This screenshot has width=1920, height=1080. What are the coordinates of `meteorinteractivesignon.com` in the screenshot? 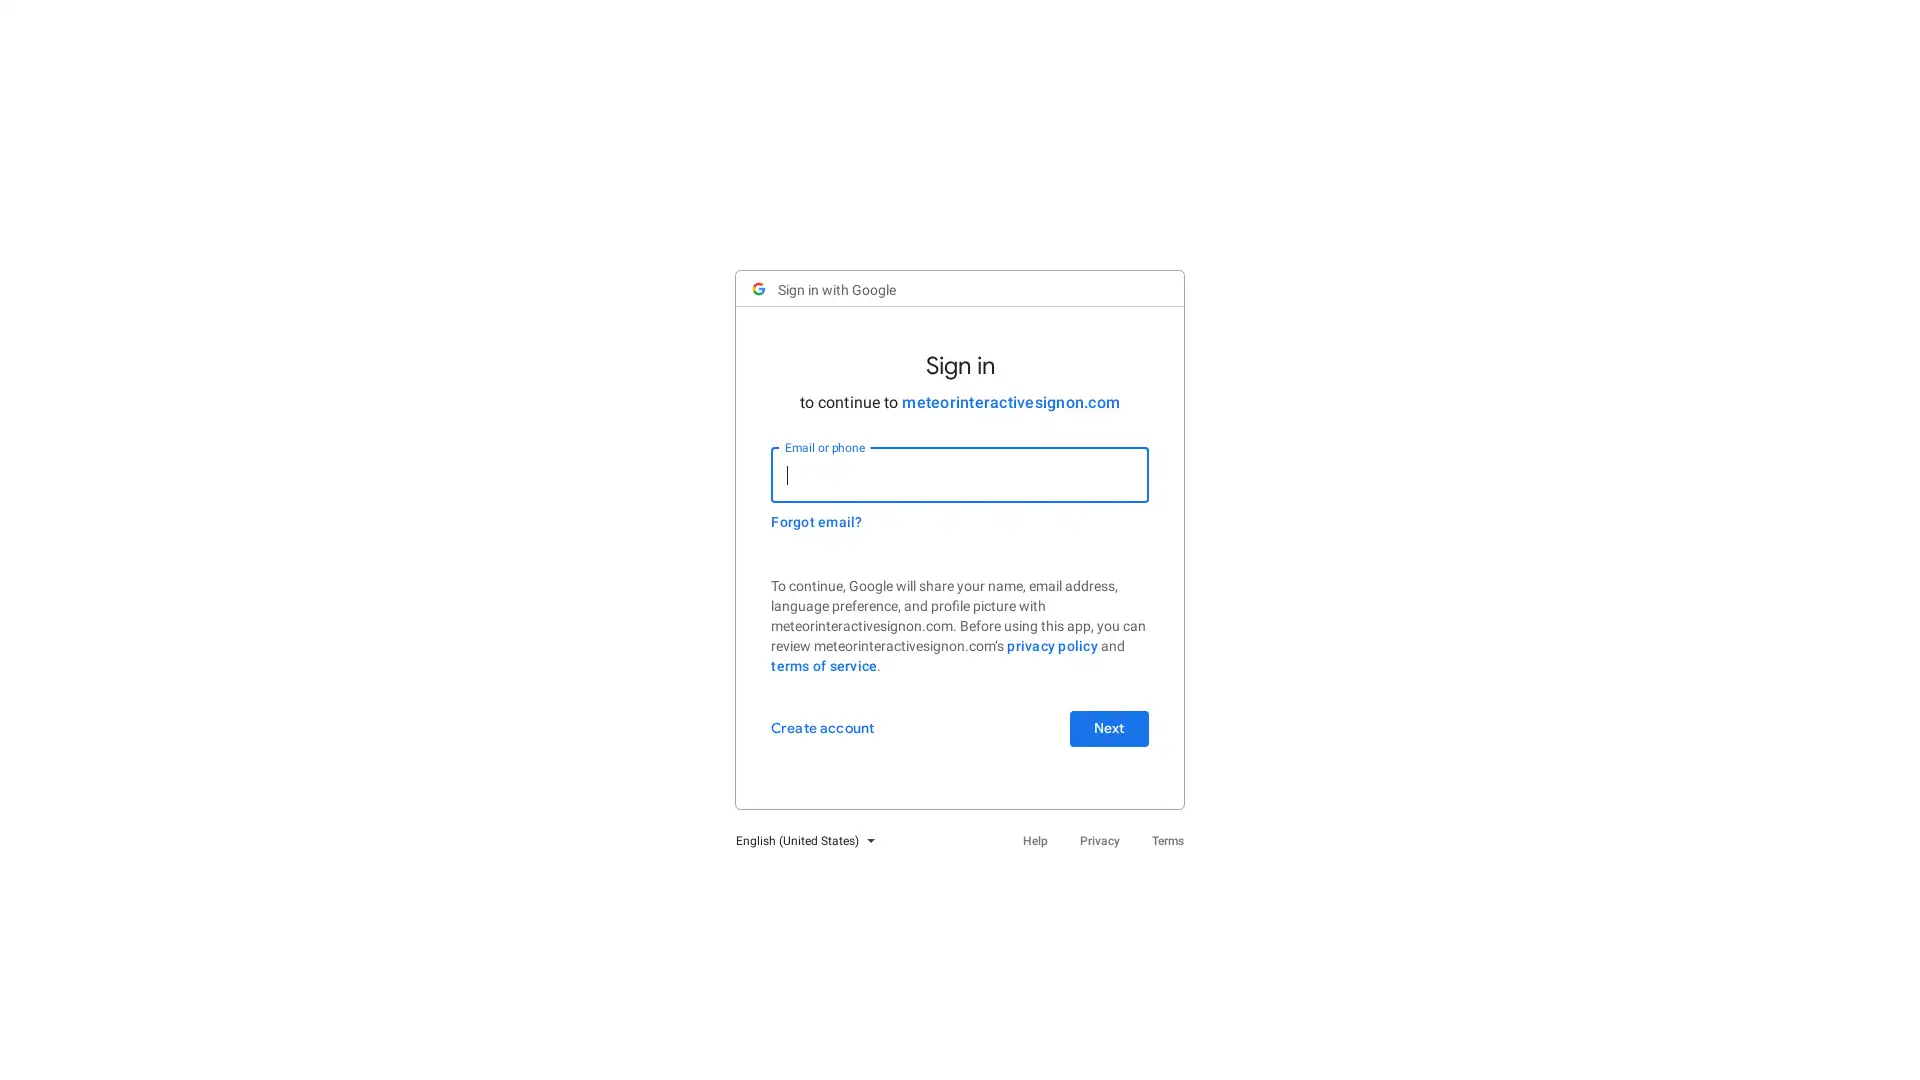 It's located at (1011, 405).